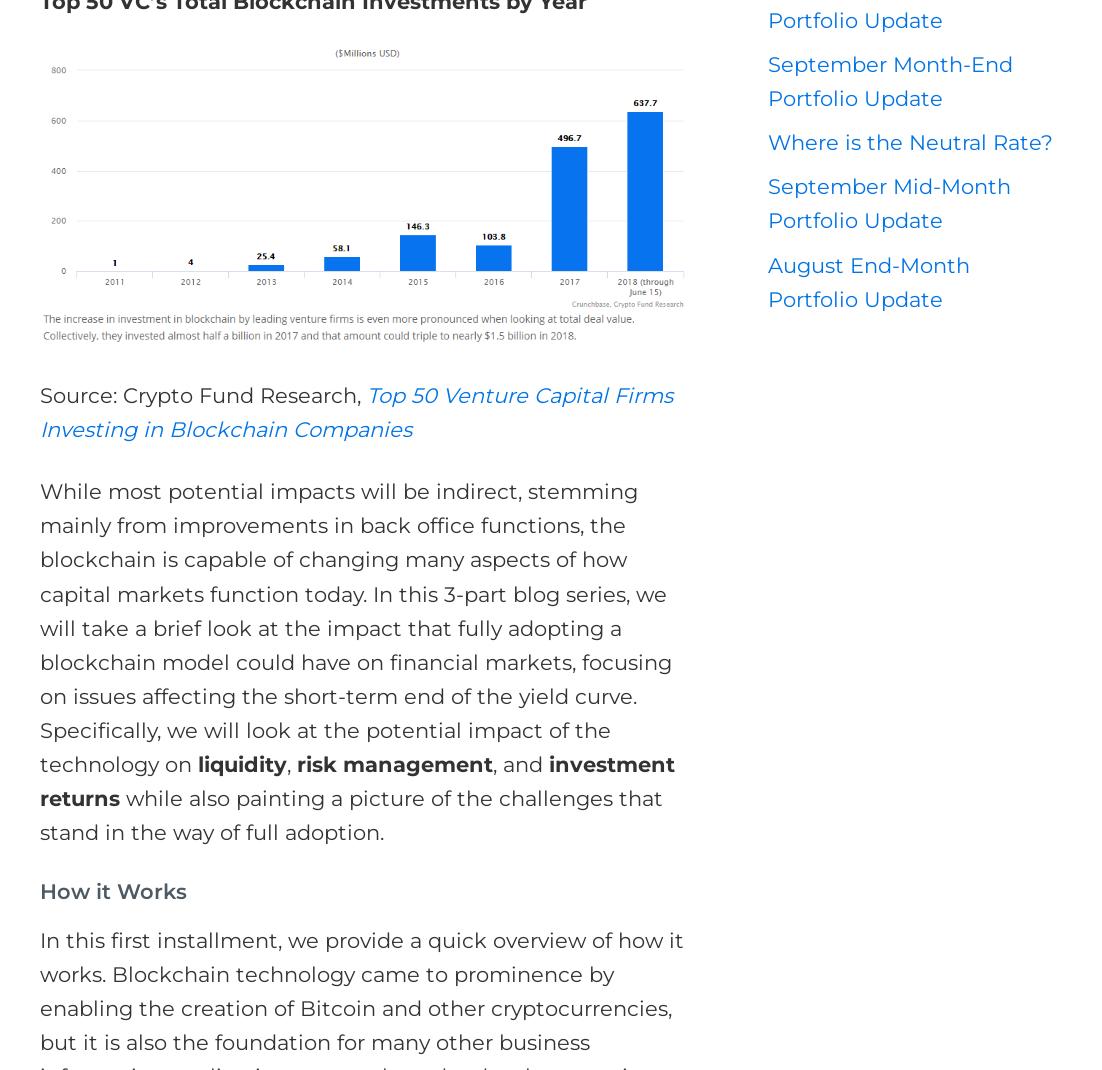  What do you see at coordinates (868, 281) in the screenshot?
I see `'August End-Month Portfolio Update'` at bounding box center [868, 281].